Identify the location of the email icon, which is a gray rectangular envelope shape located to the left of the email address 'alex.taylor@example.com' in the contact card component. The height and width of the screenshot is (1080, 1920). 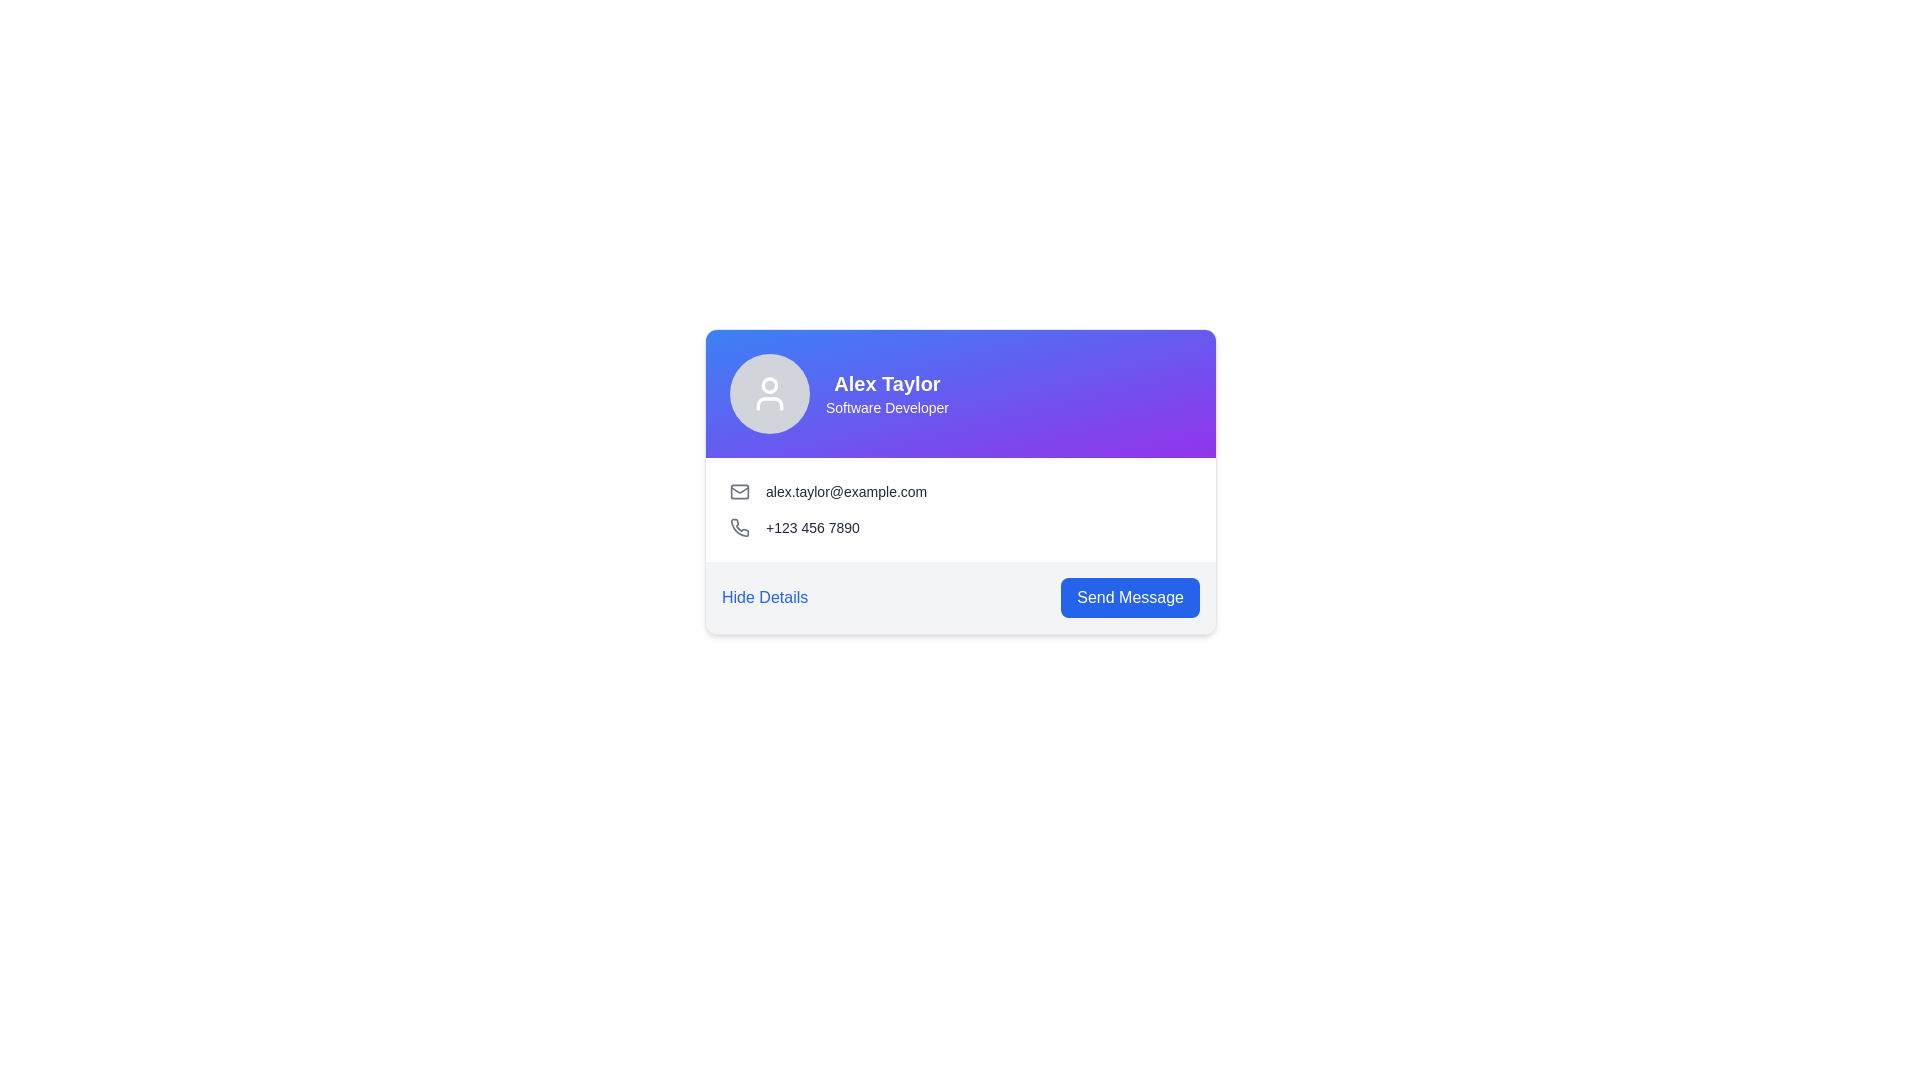
(738, 492).